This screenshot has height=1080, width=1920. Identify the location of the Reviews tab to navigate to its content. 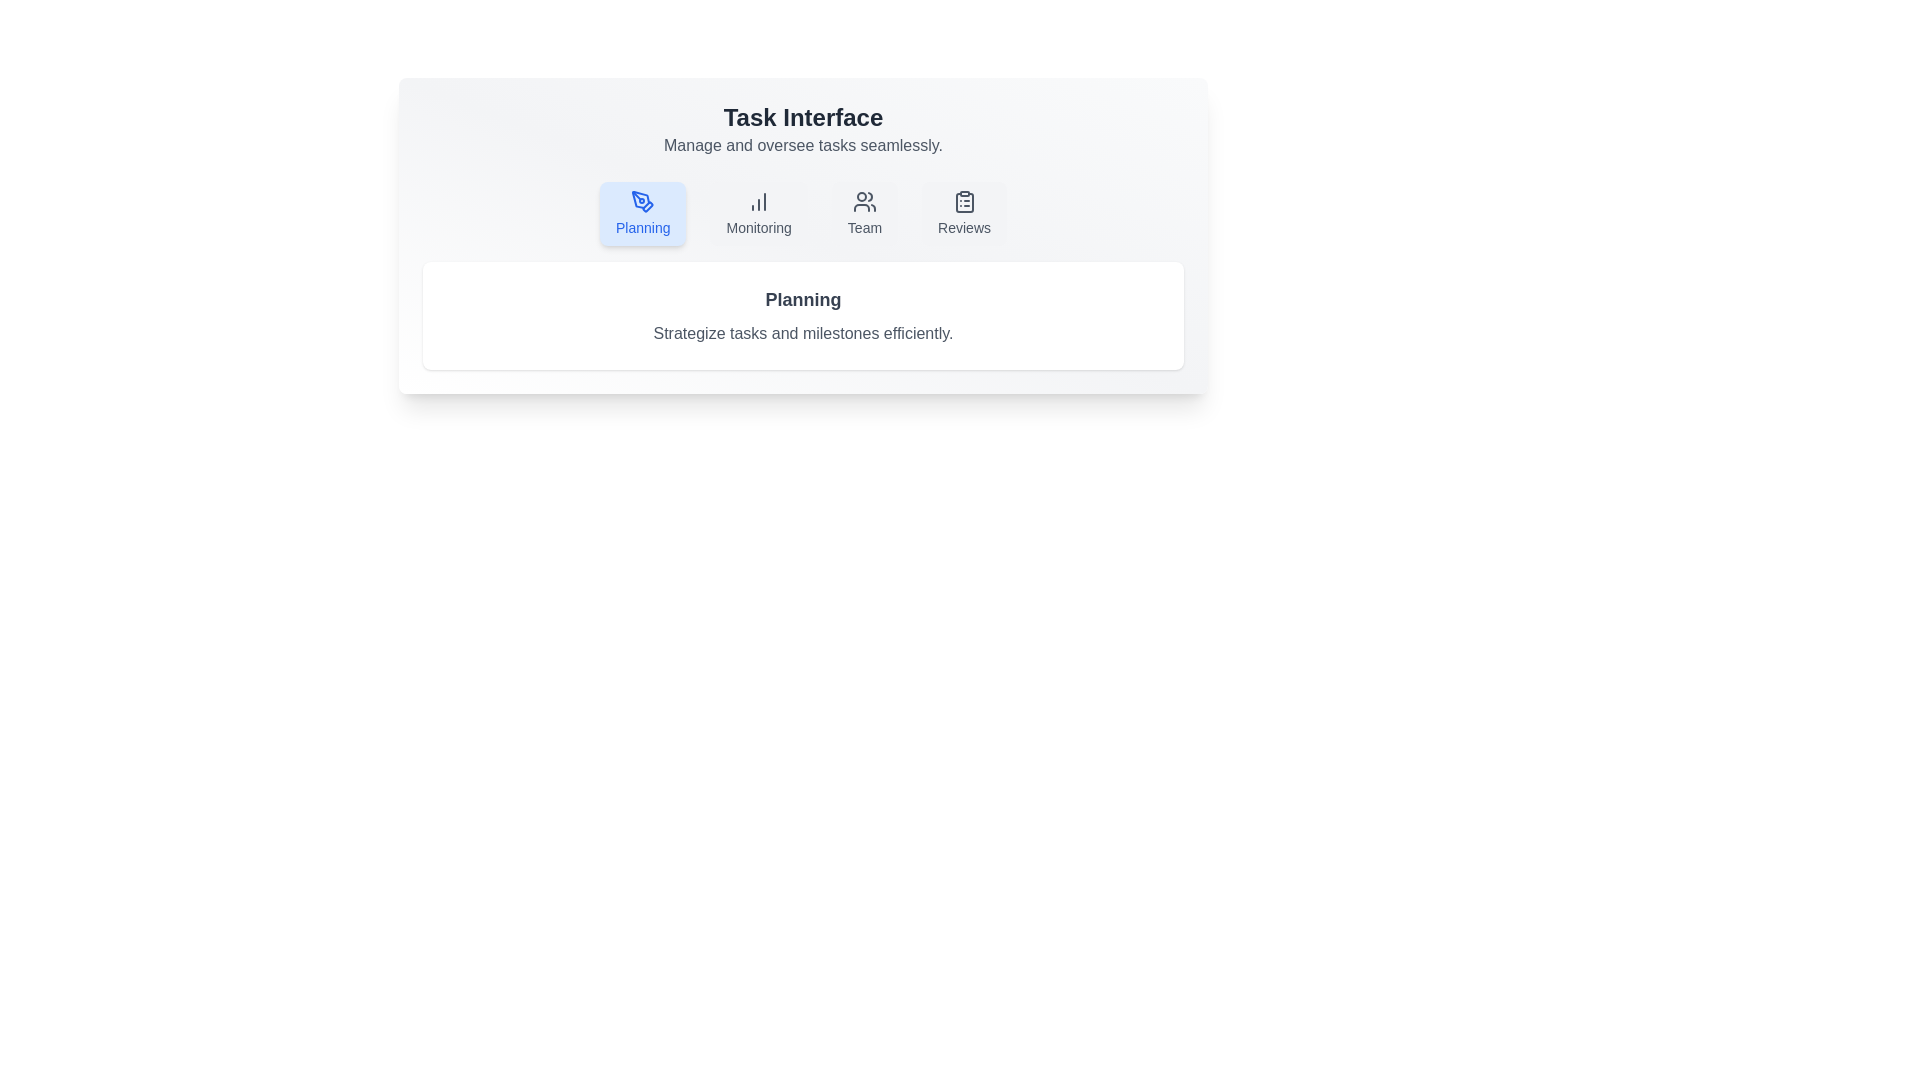
(964, 213).